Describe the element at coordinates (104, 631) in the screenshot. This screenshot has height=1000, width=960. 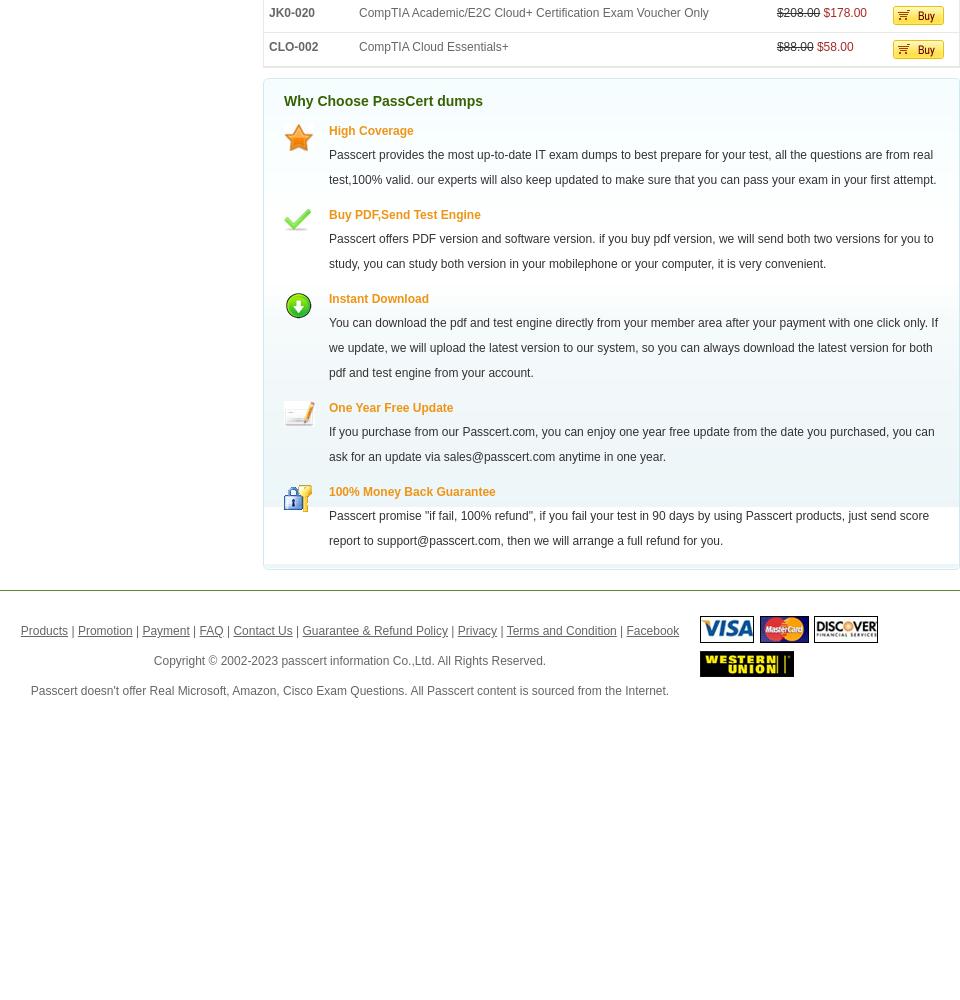
I see `'Promotion'` at that location.